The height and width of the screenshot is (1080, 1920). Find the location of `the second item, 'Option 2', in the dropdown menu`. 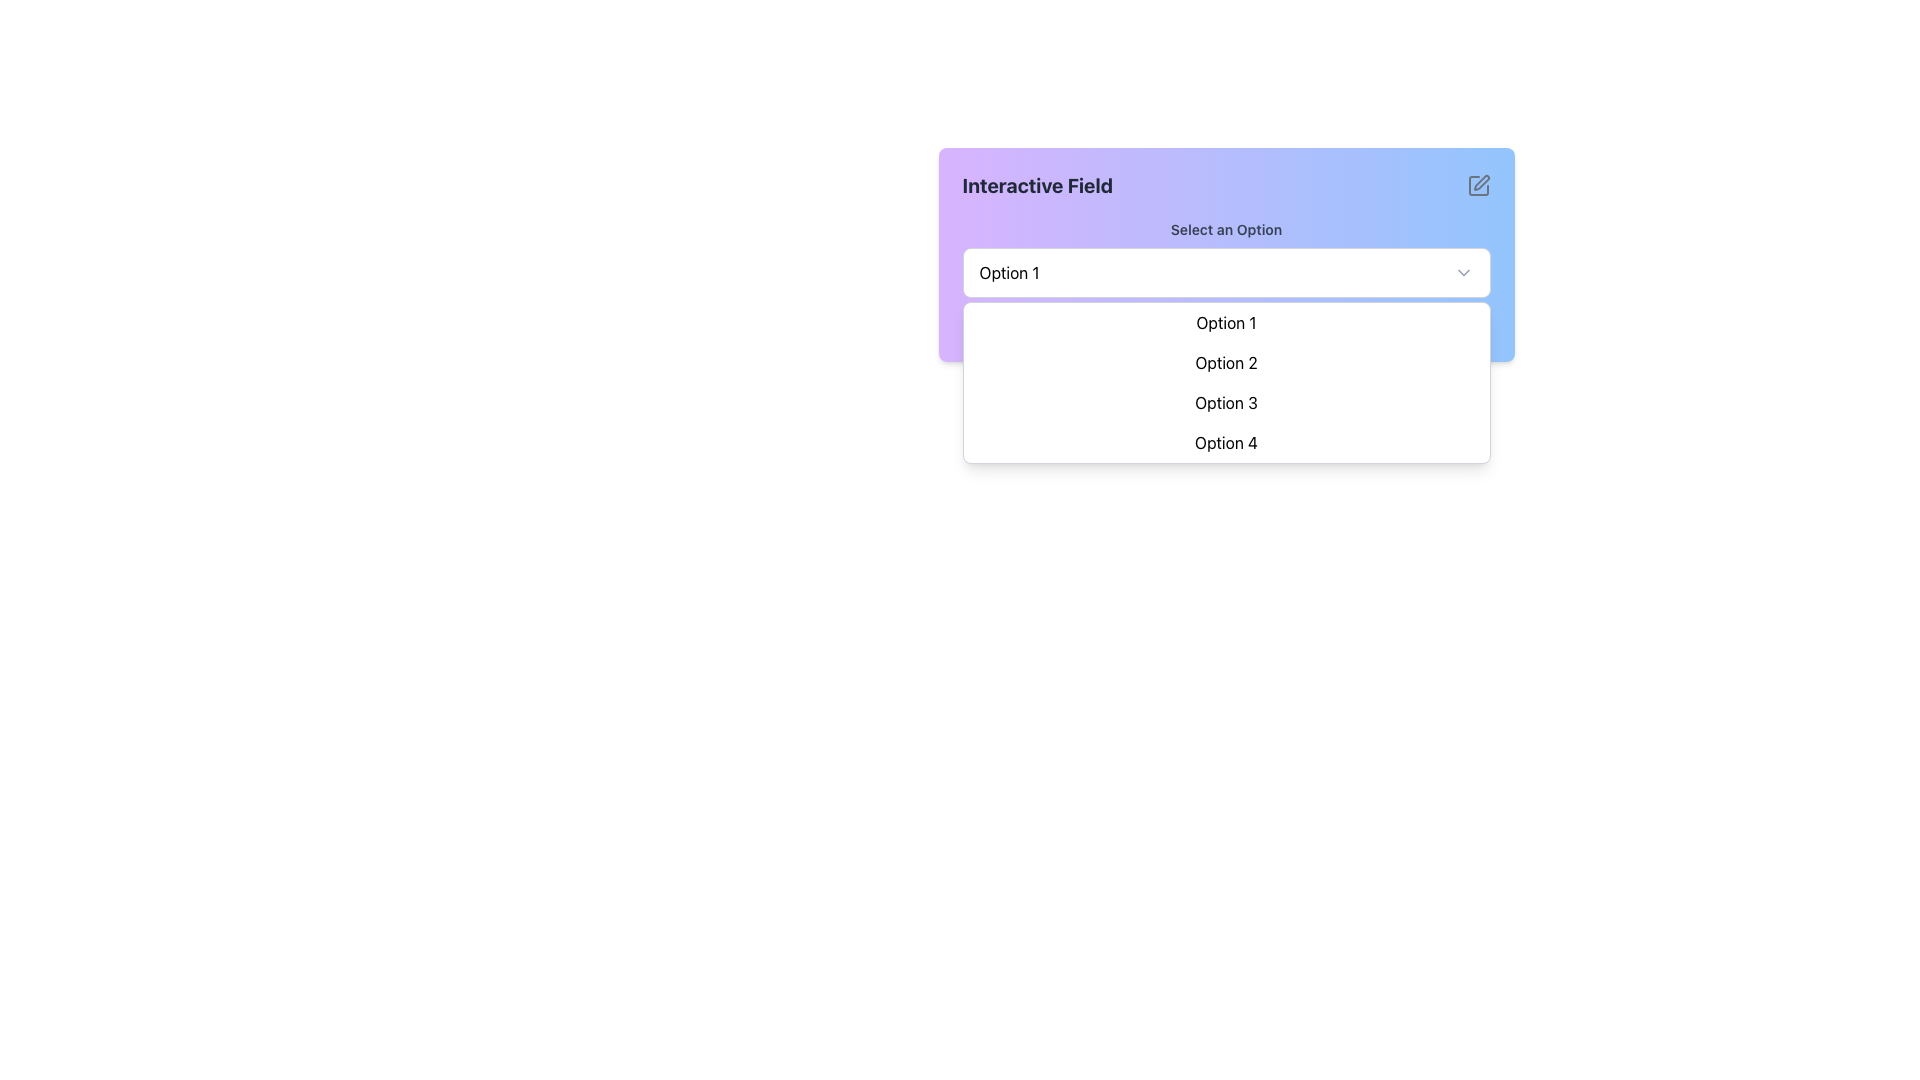

the second item, 'Option 2', in the dropdown menu is located at coordinates (1225, 362).